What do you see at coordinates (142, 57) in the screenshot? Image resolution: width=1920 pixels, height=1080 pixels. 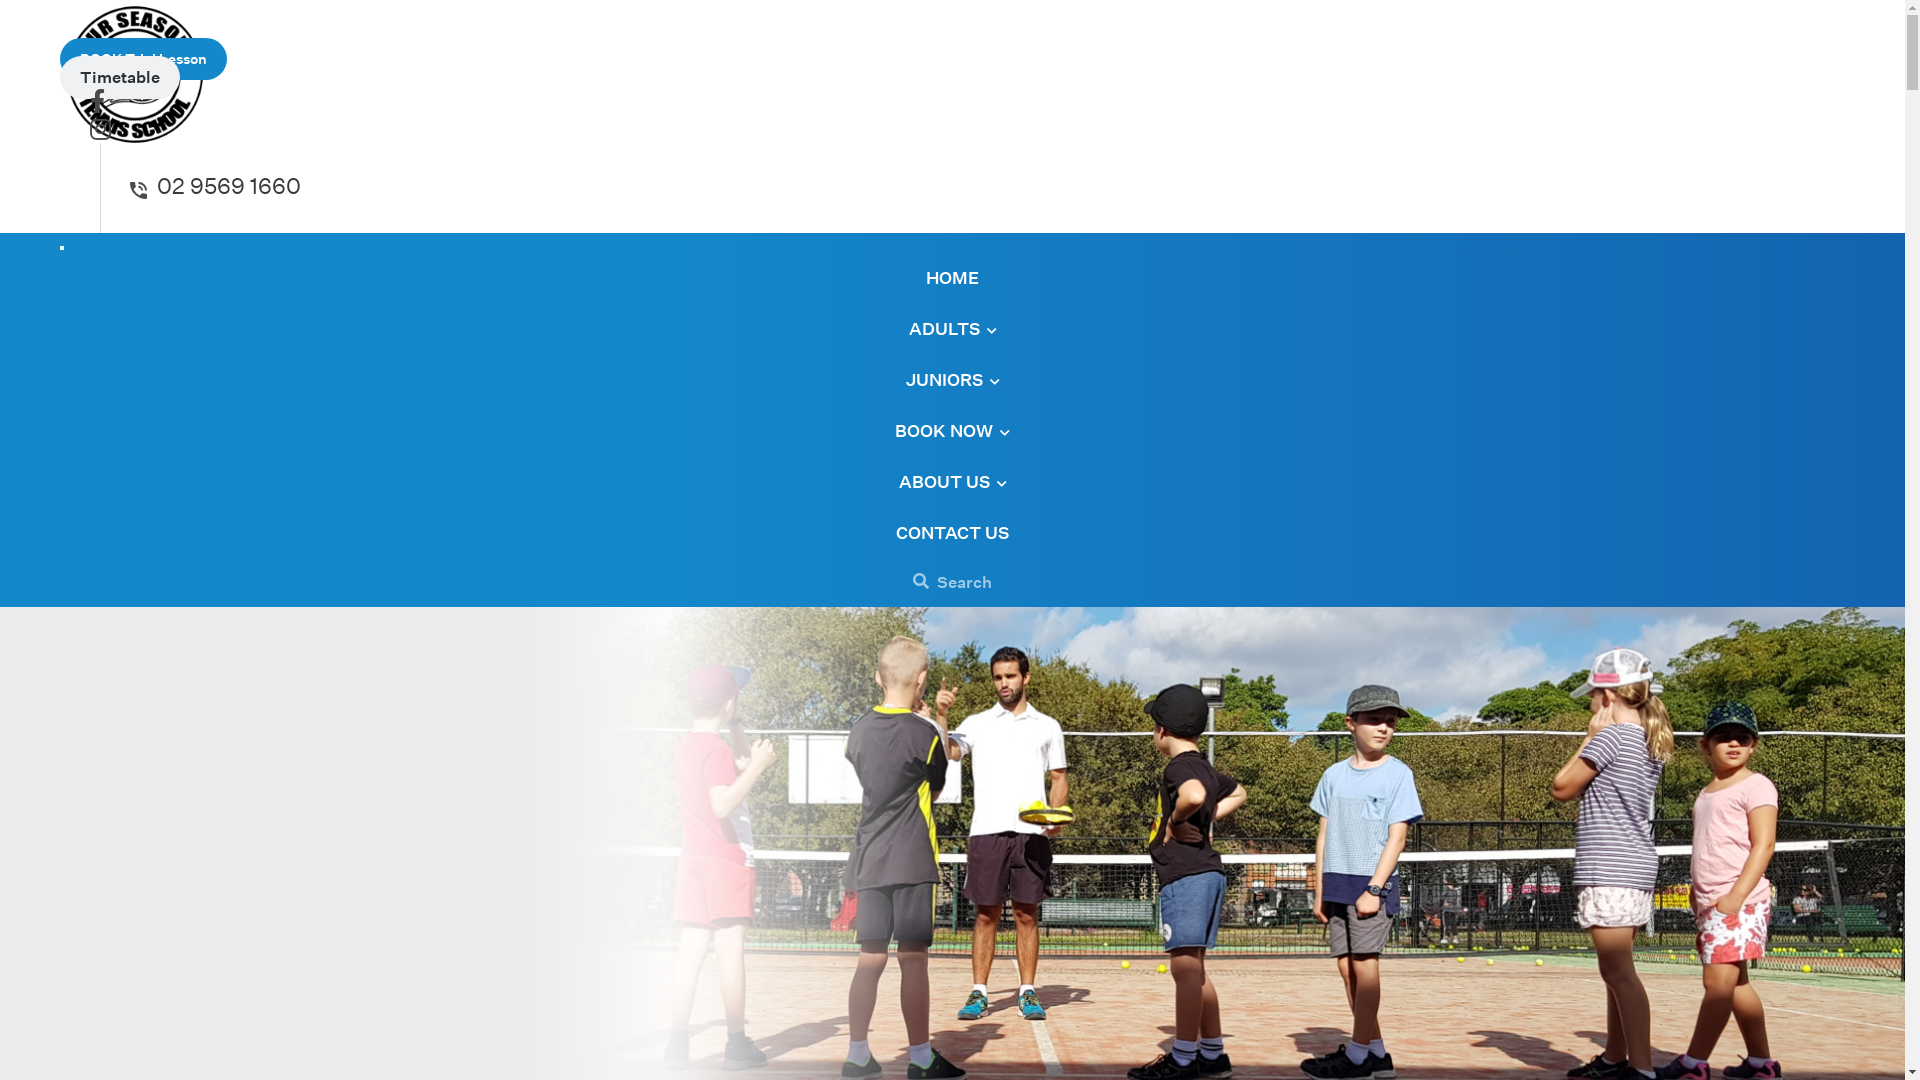 I see `'BOOK Trial Lesson'` at bounding box center [142, 57].